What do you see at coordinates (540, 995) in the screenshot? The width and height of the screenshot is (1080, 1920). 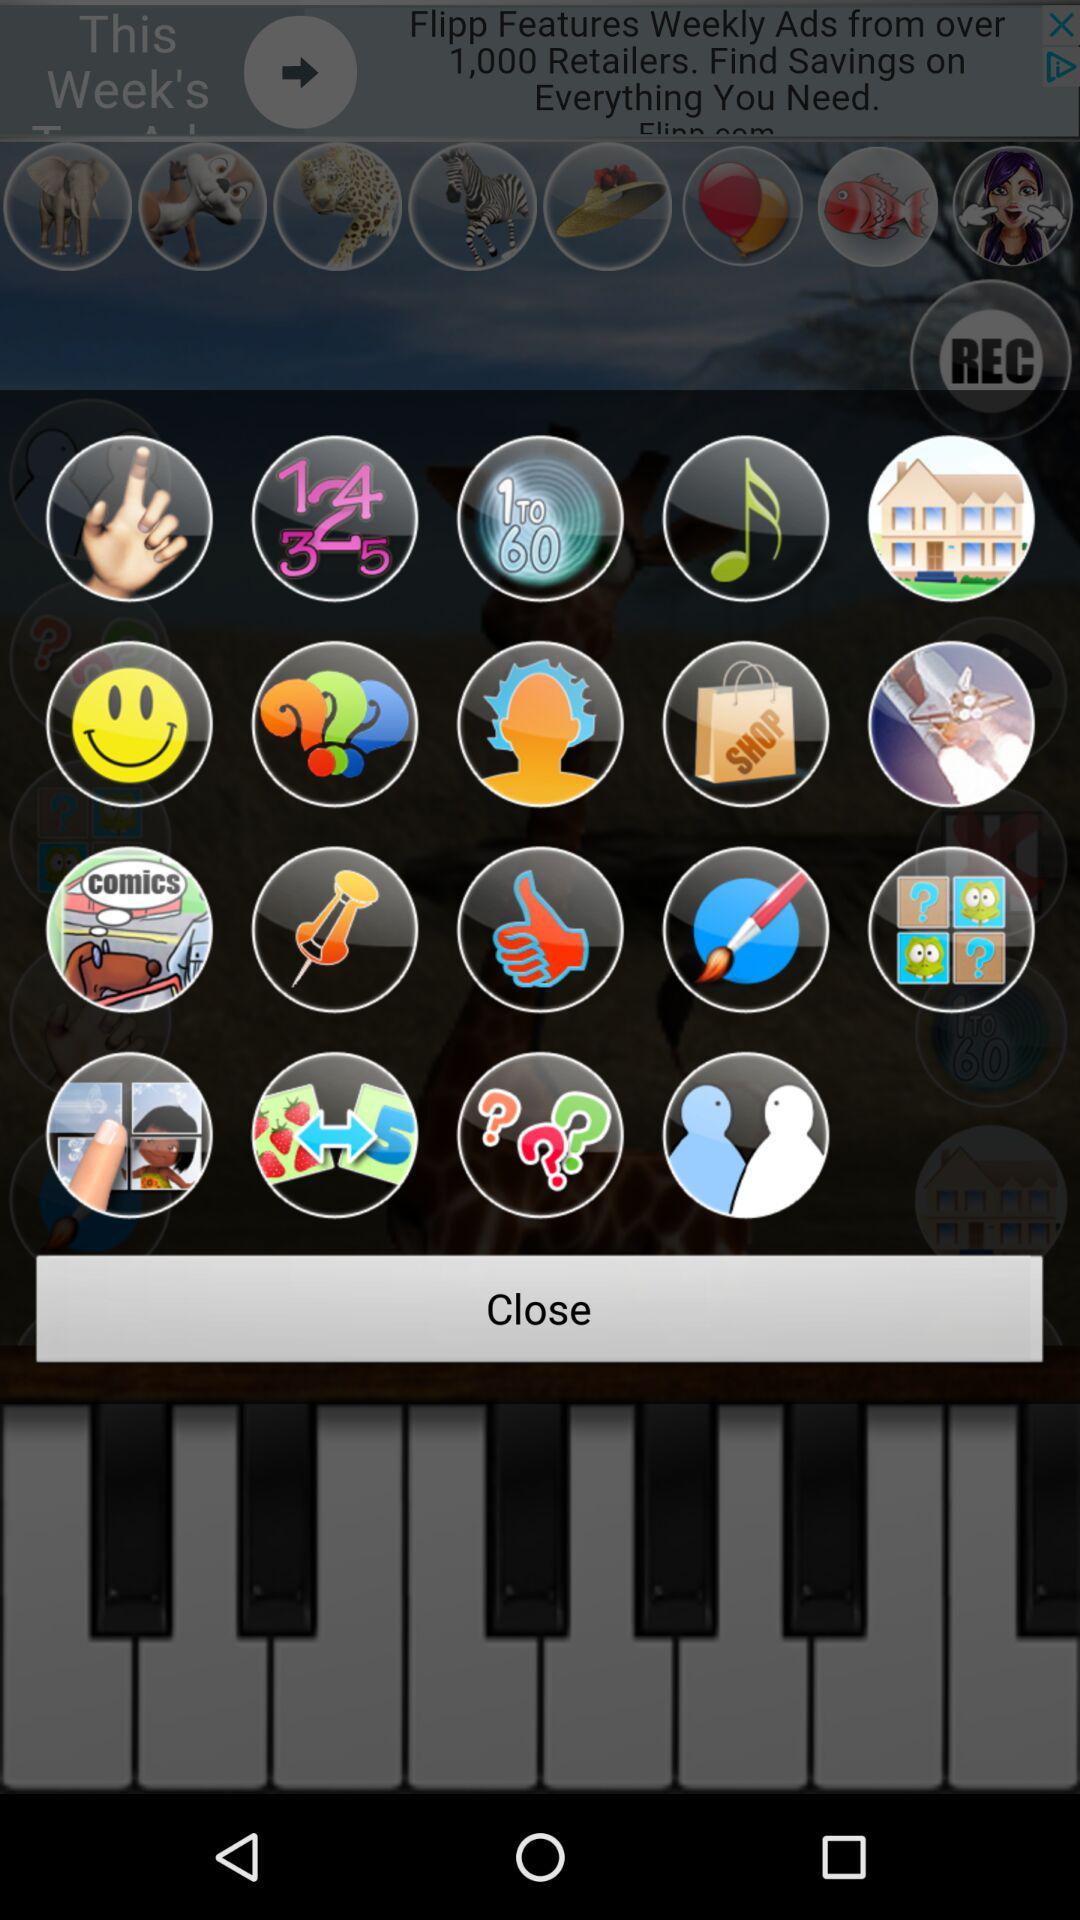 I see `the thumbs_up icon` at bounding box center [540, 995].